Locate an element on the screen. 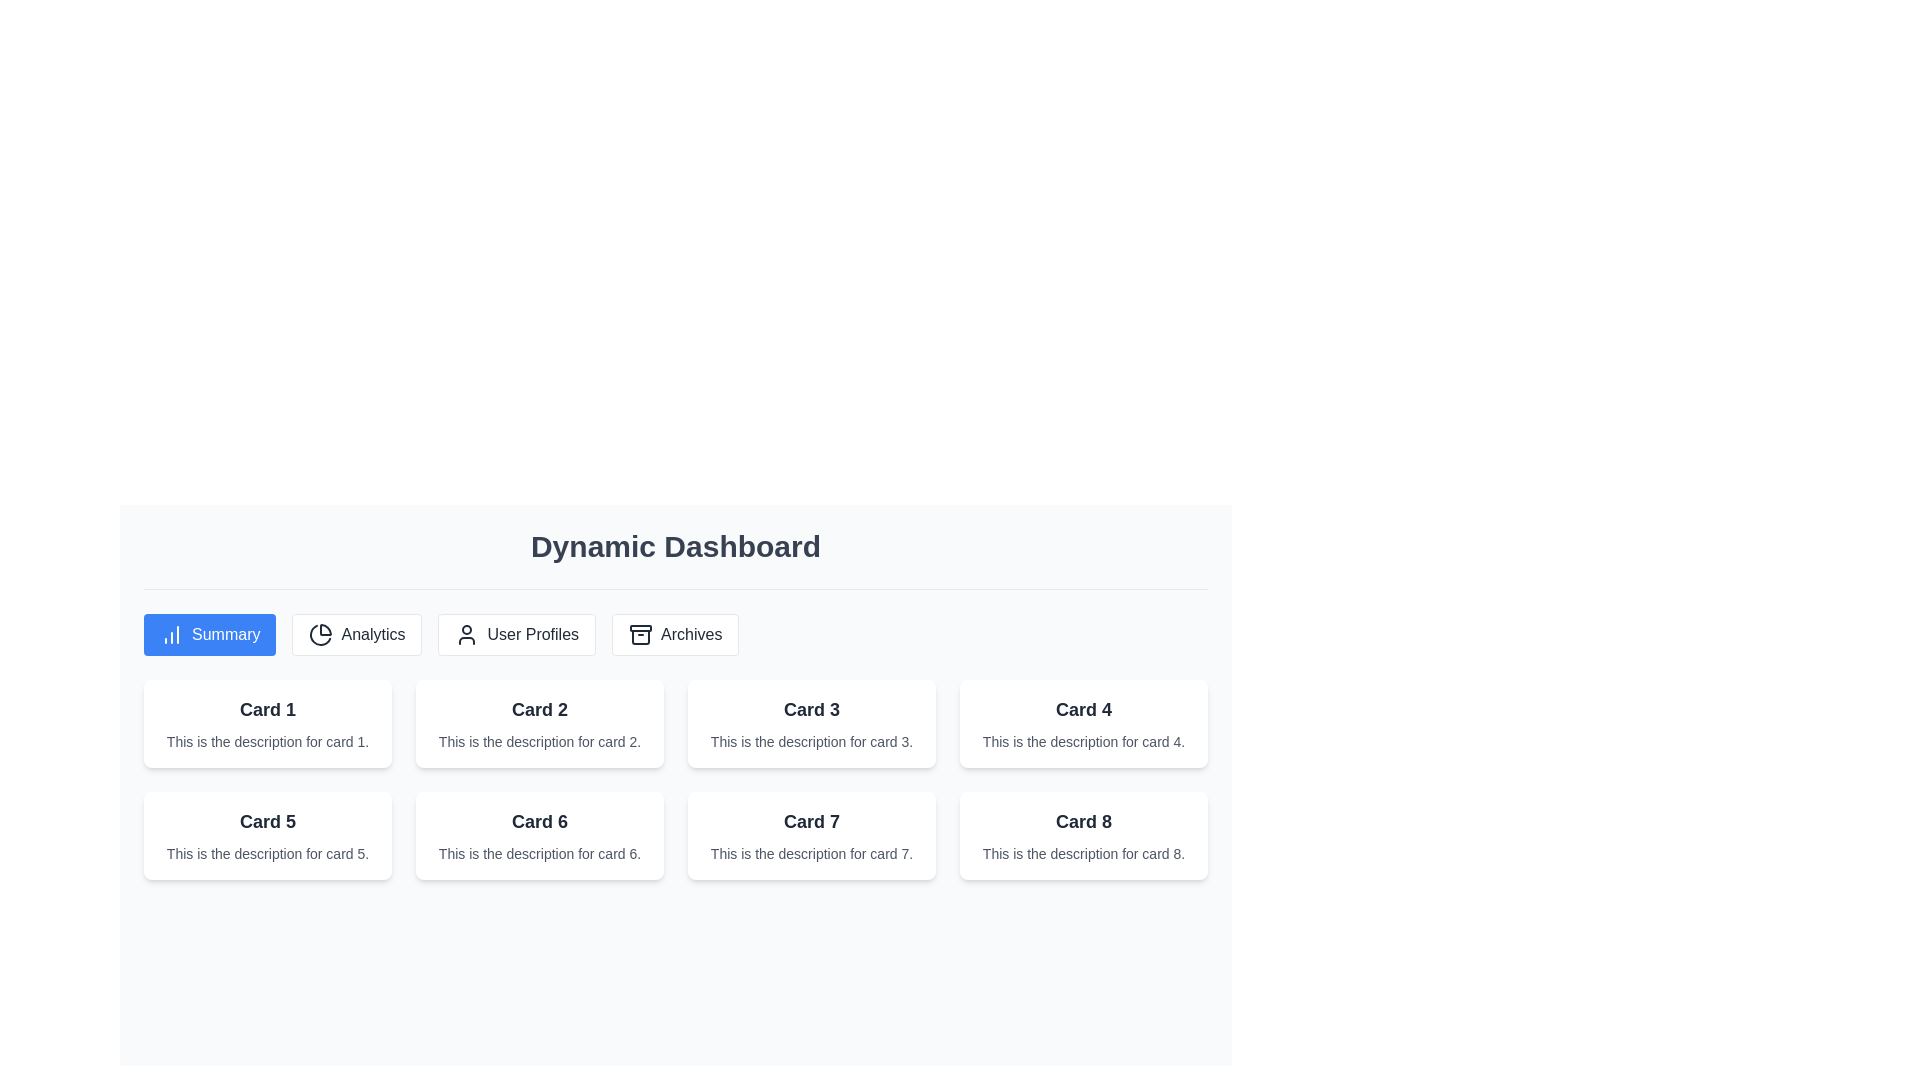 This screenshot has height=1080, width=1920. the description text component that contains the content 'This is the description for card 8.' located at the bottom-right corner of the card labeled 'Card 8' is located at coordinates (1083, 853).